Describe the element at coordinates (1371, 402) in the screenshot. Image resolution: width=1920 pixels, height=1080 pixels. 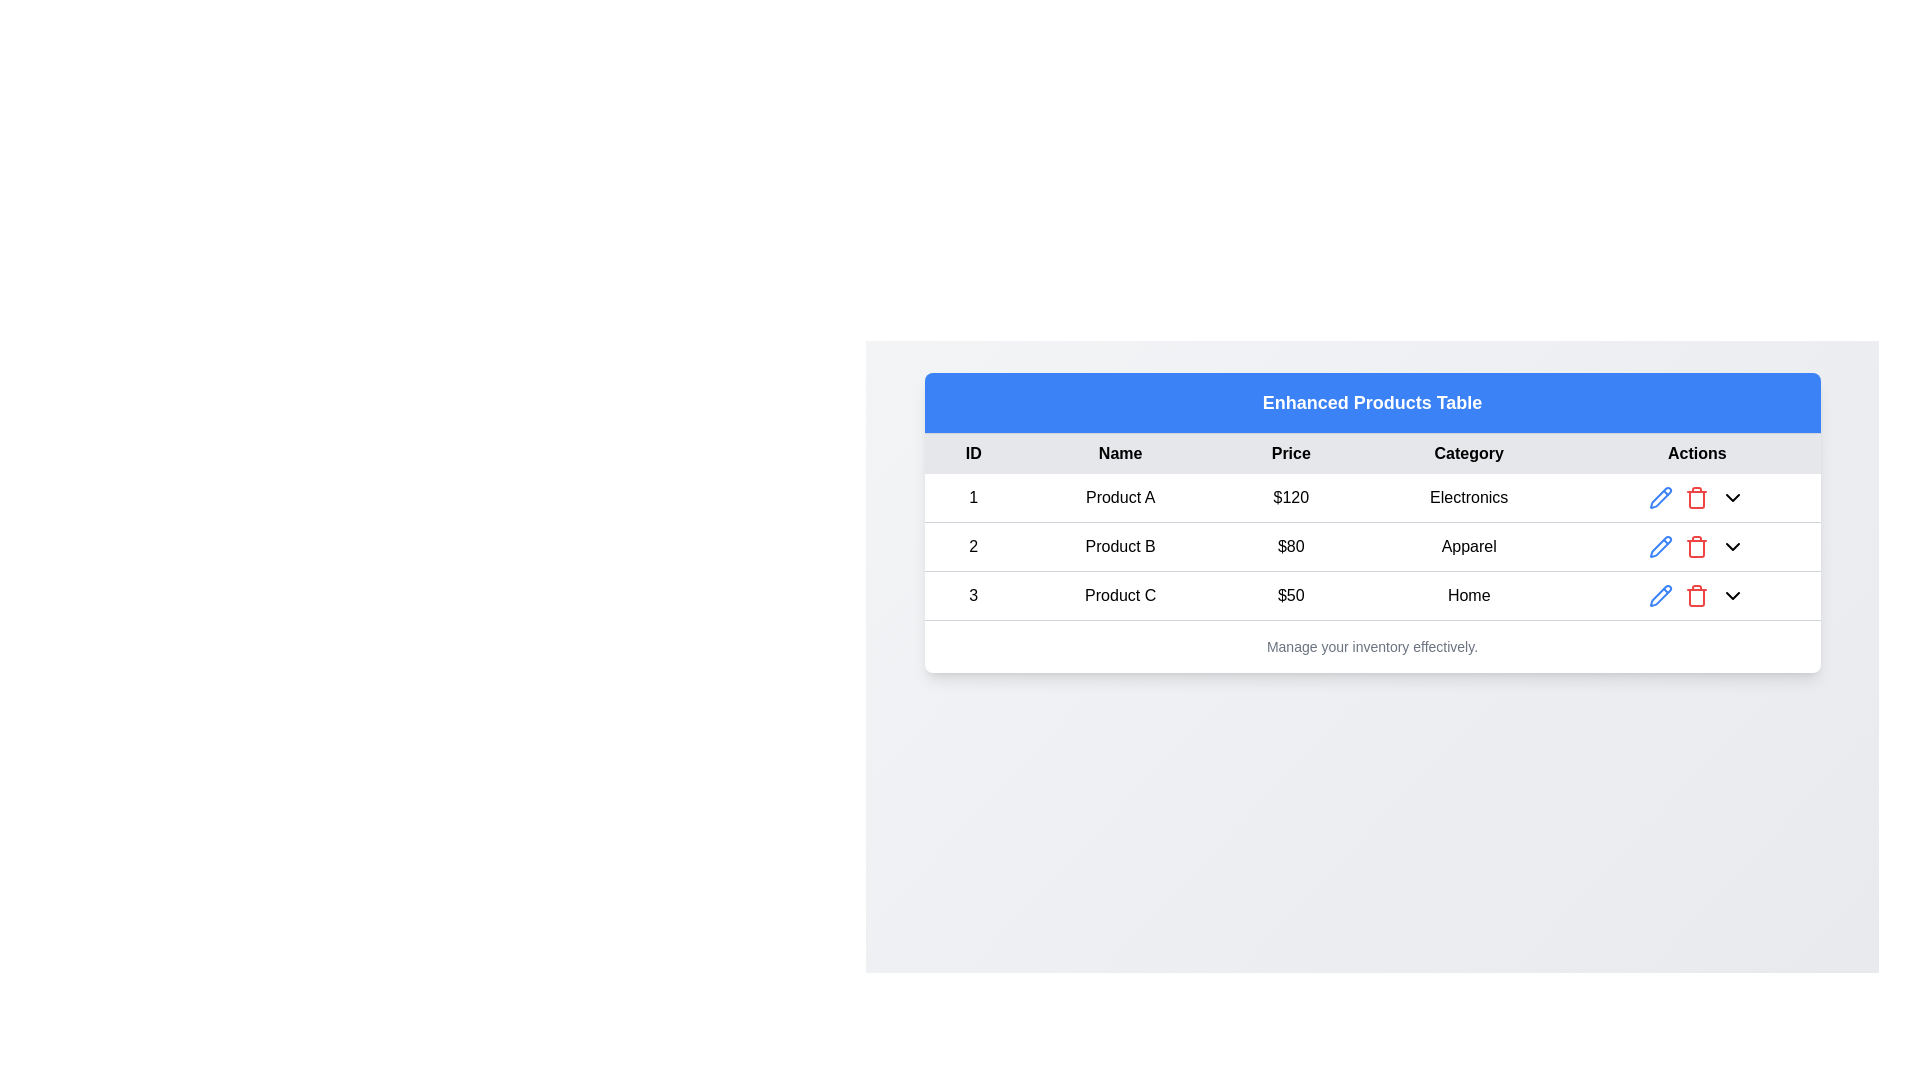
I see `the header text label located in the central part of the blue bar at the top of the table, which serves as a descriptor for the table content` at that location.